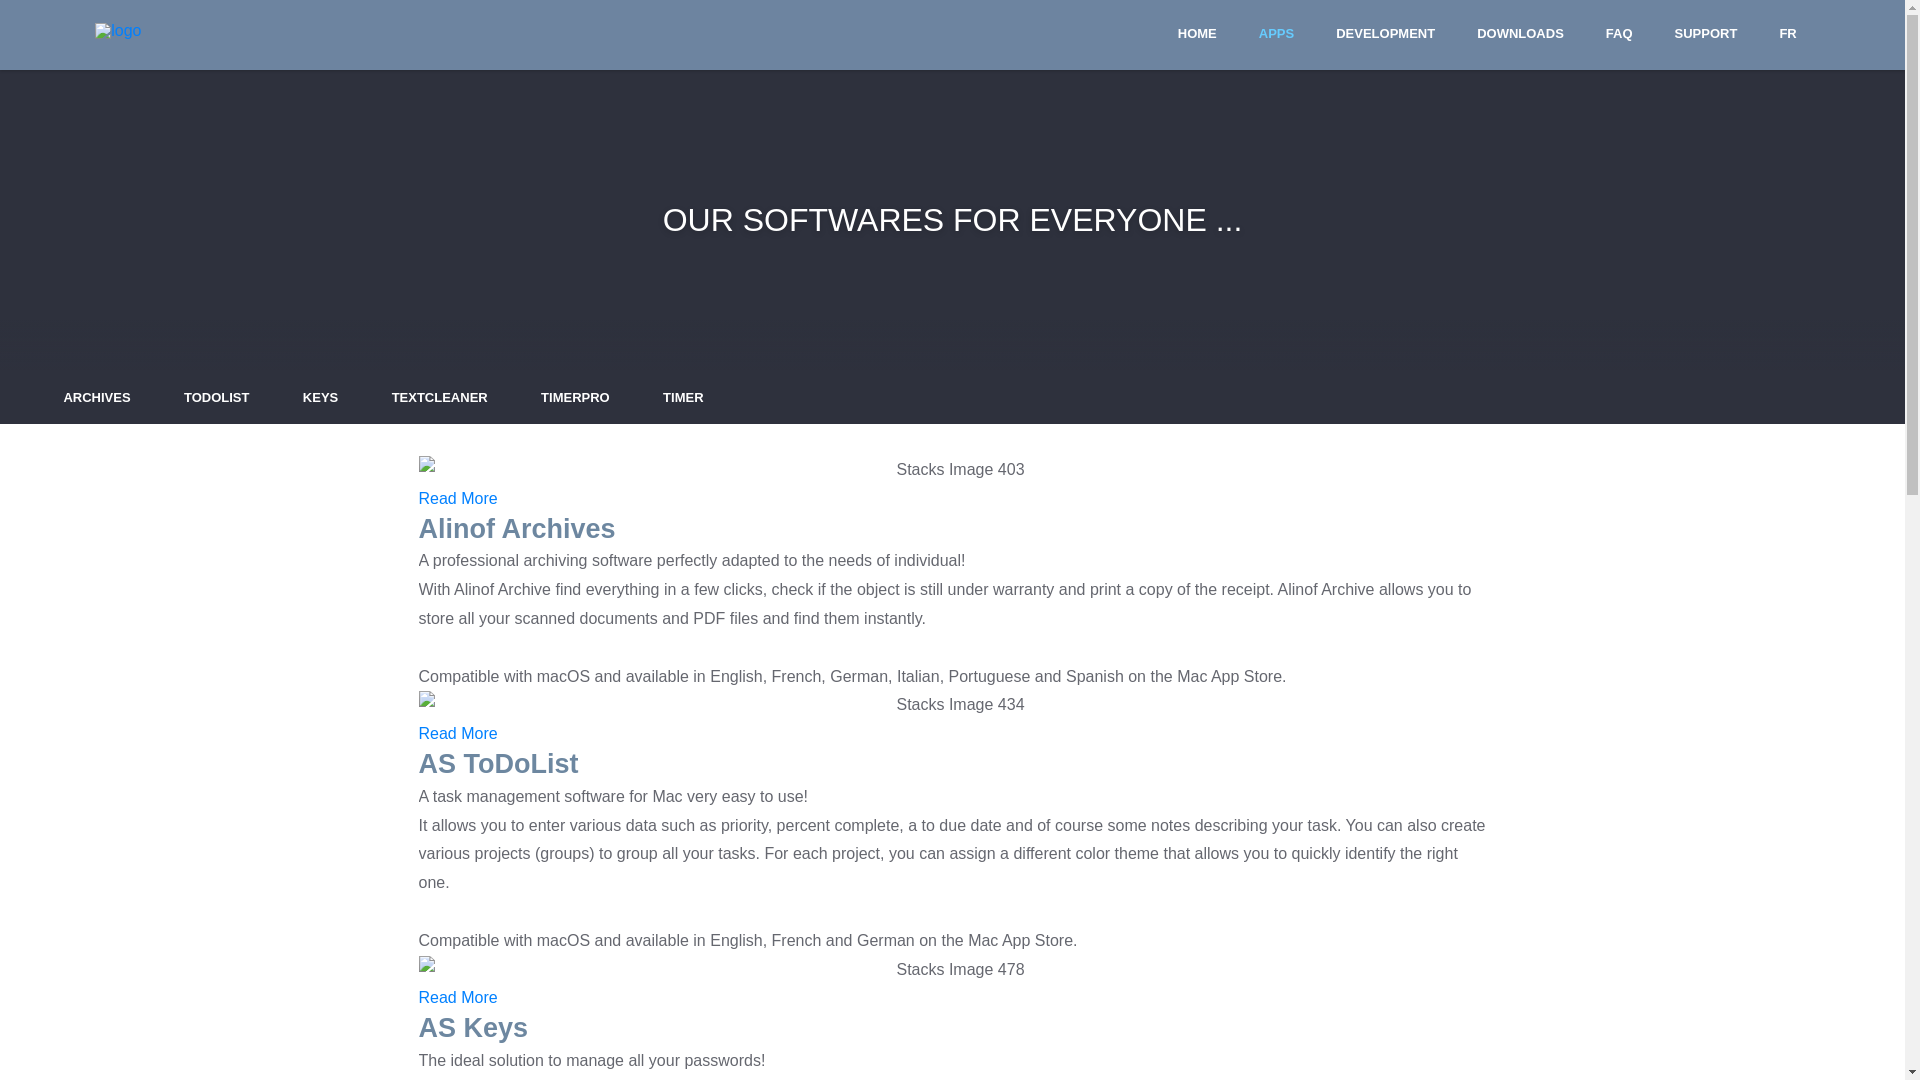 The width and height of the screenshot is (1920, 1080). Describe the element at coordinates (1705, 33) in the screenshot. I see `'SUPPORT'` at that location.